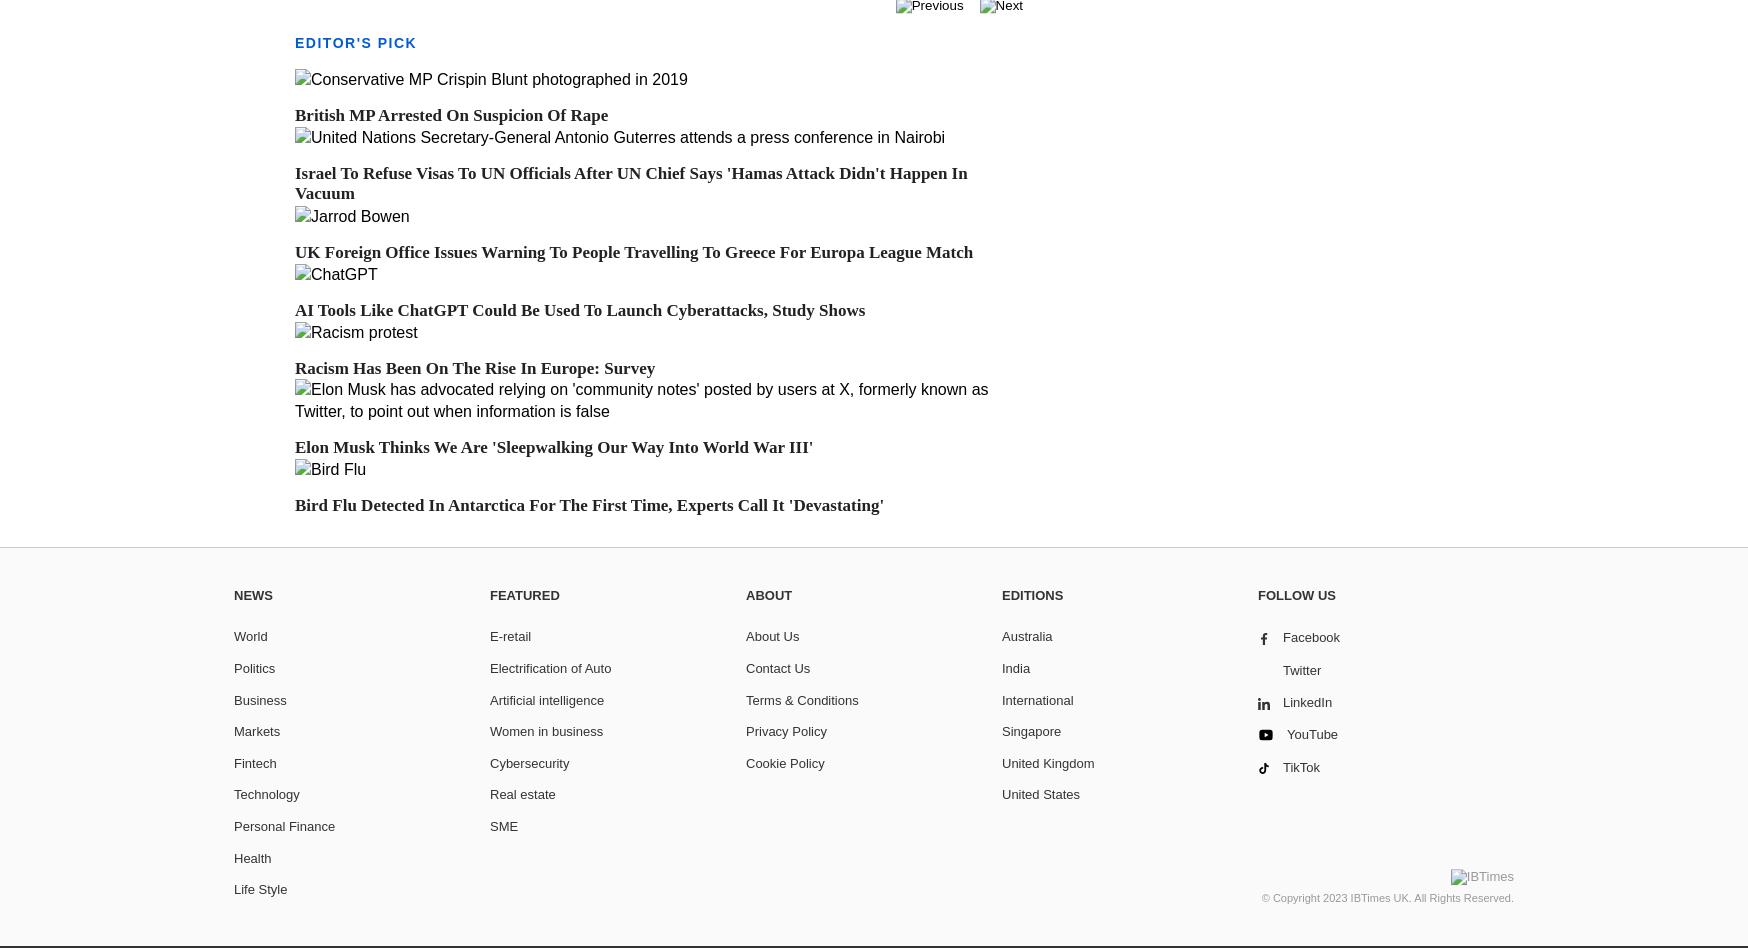  I want to click on 'Markets', so click(256, 731).